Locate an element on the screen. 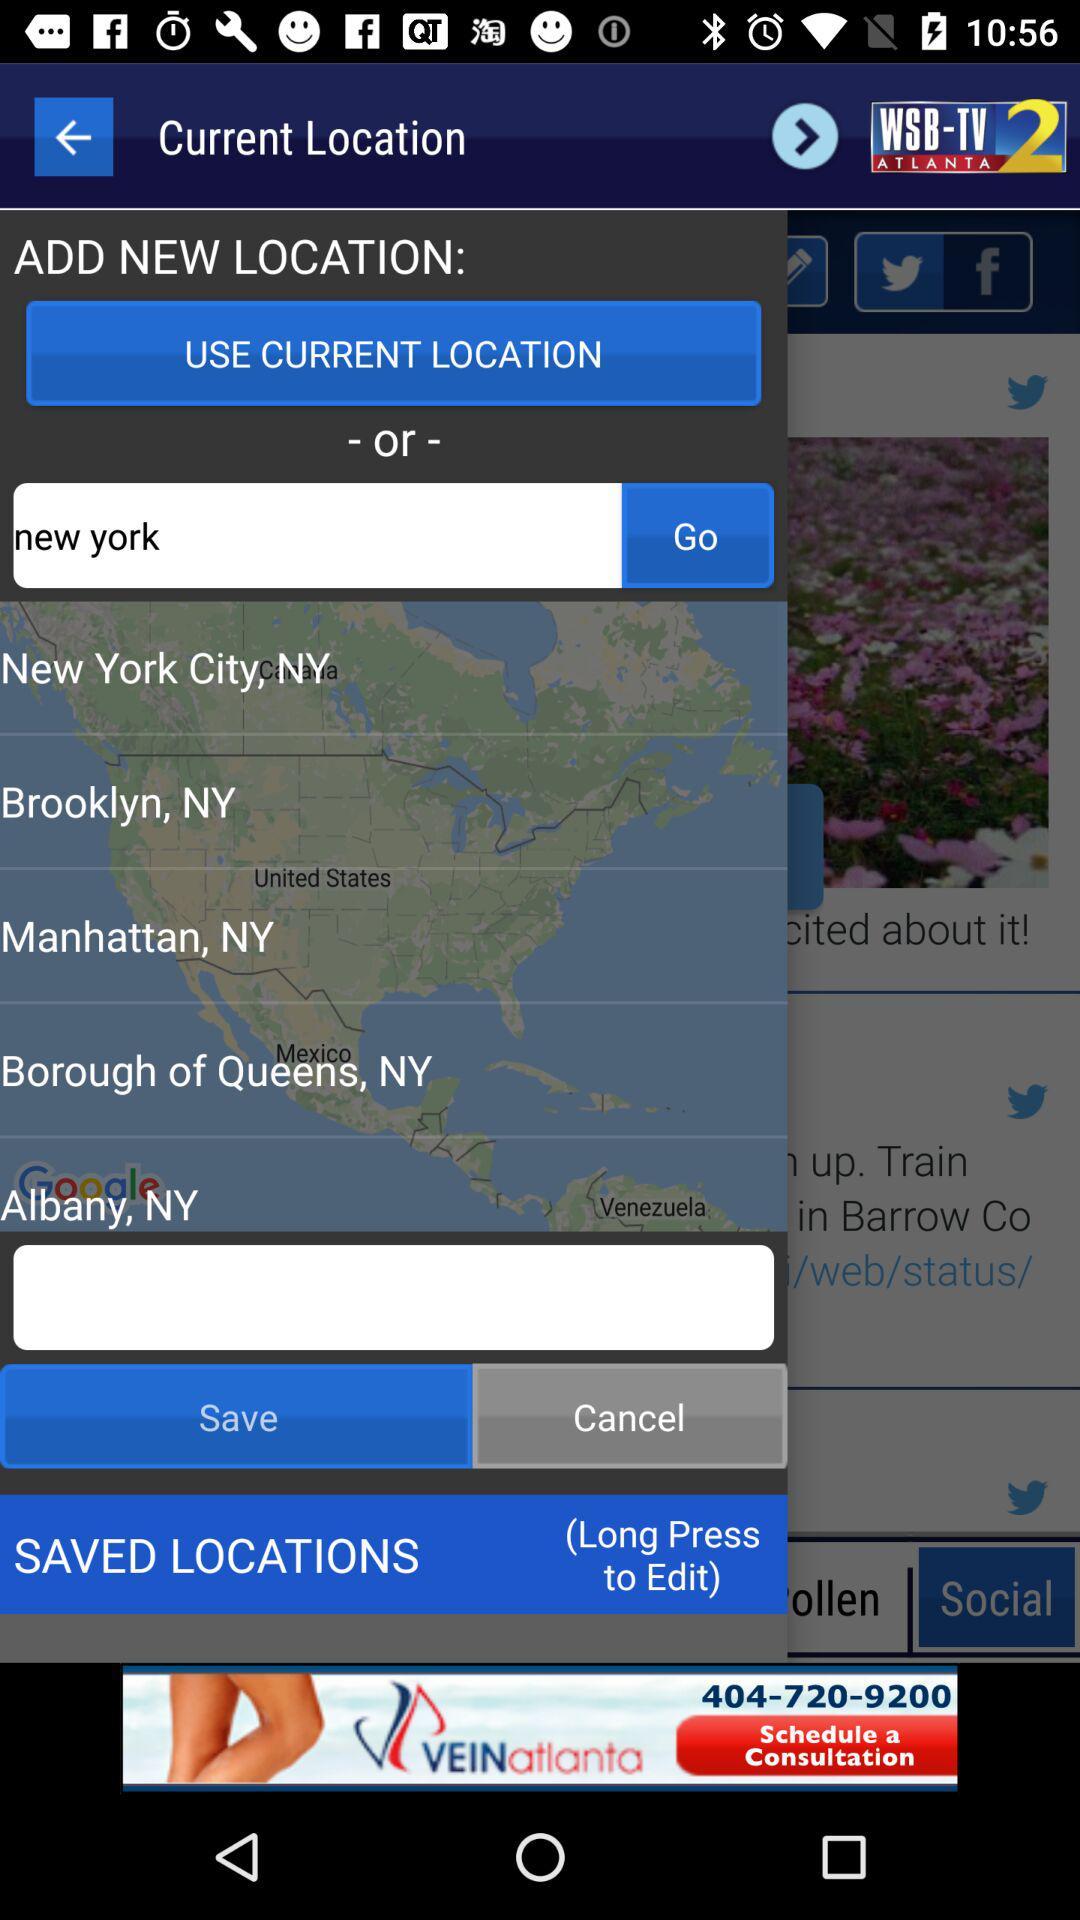 The image size is (1080, 1920). the arrow_backward icon is located at coordinates (72, 135).